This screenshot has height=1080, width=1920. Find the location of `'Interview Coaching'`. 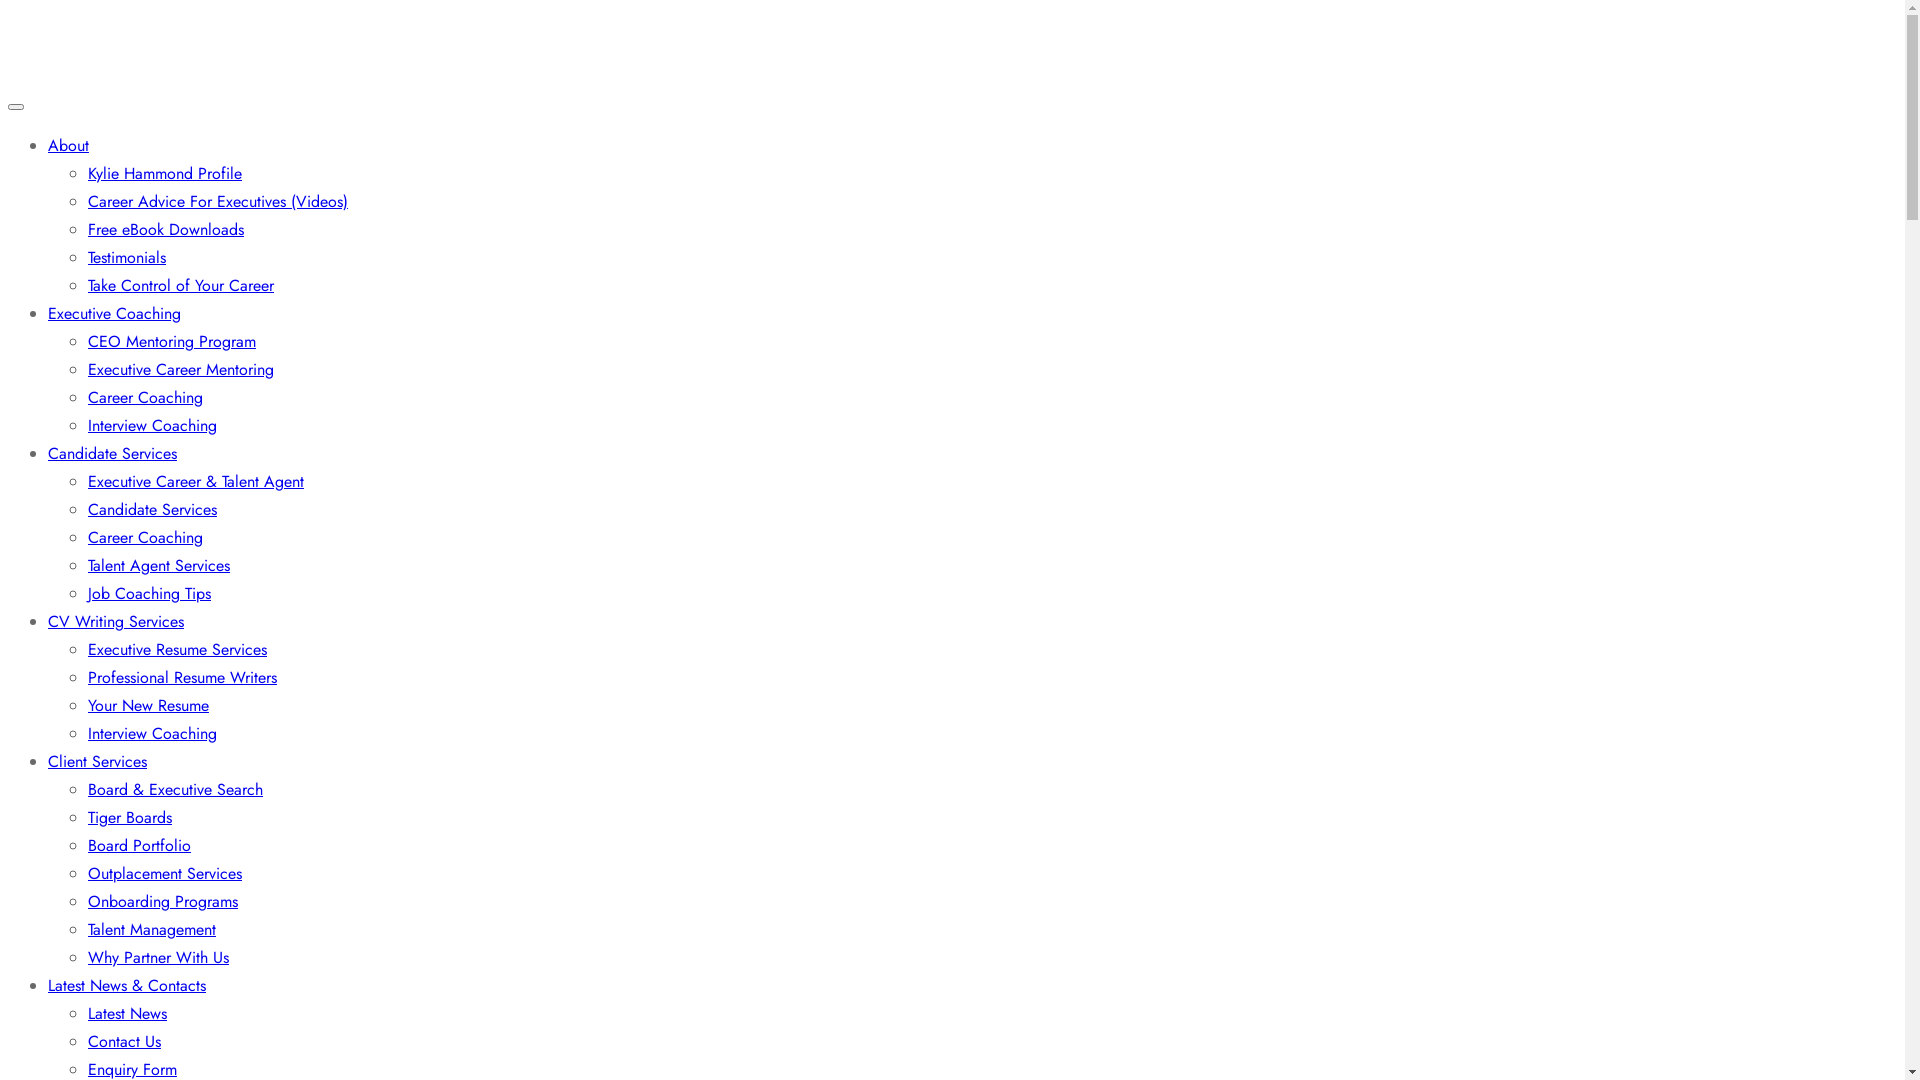

'Interview Coaching' is located at coordinates (151, 424).